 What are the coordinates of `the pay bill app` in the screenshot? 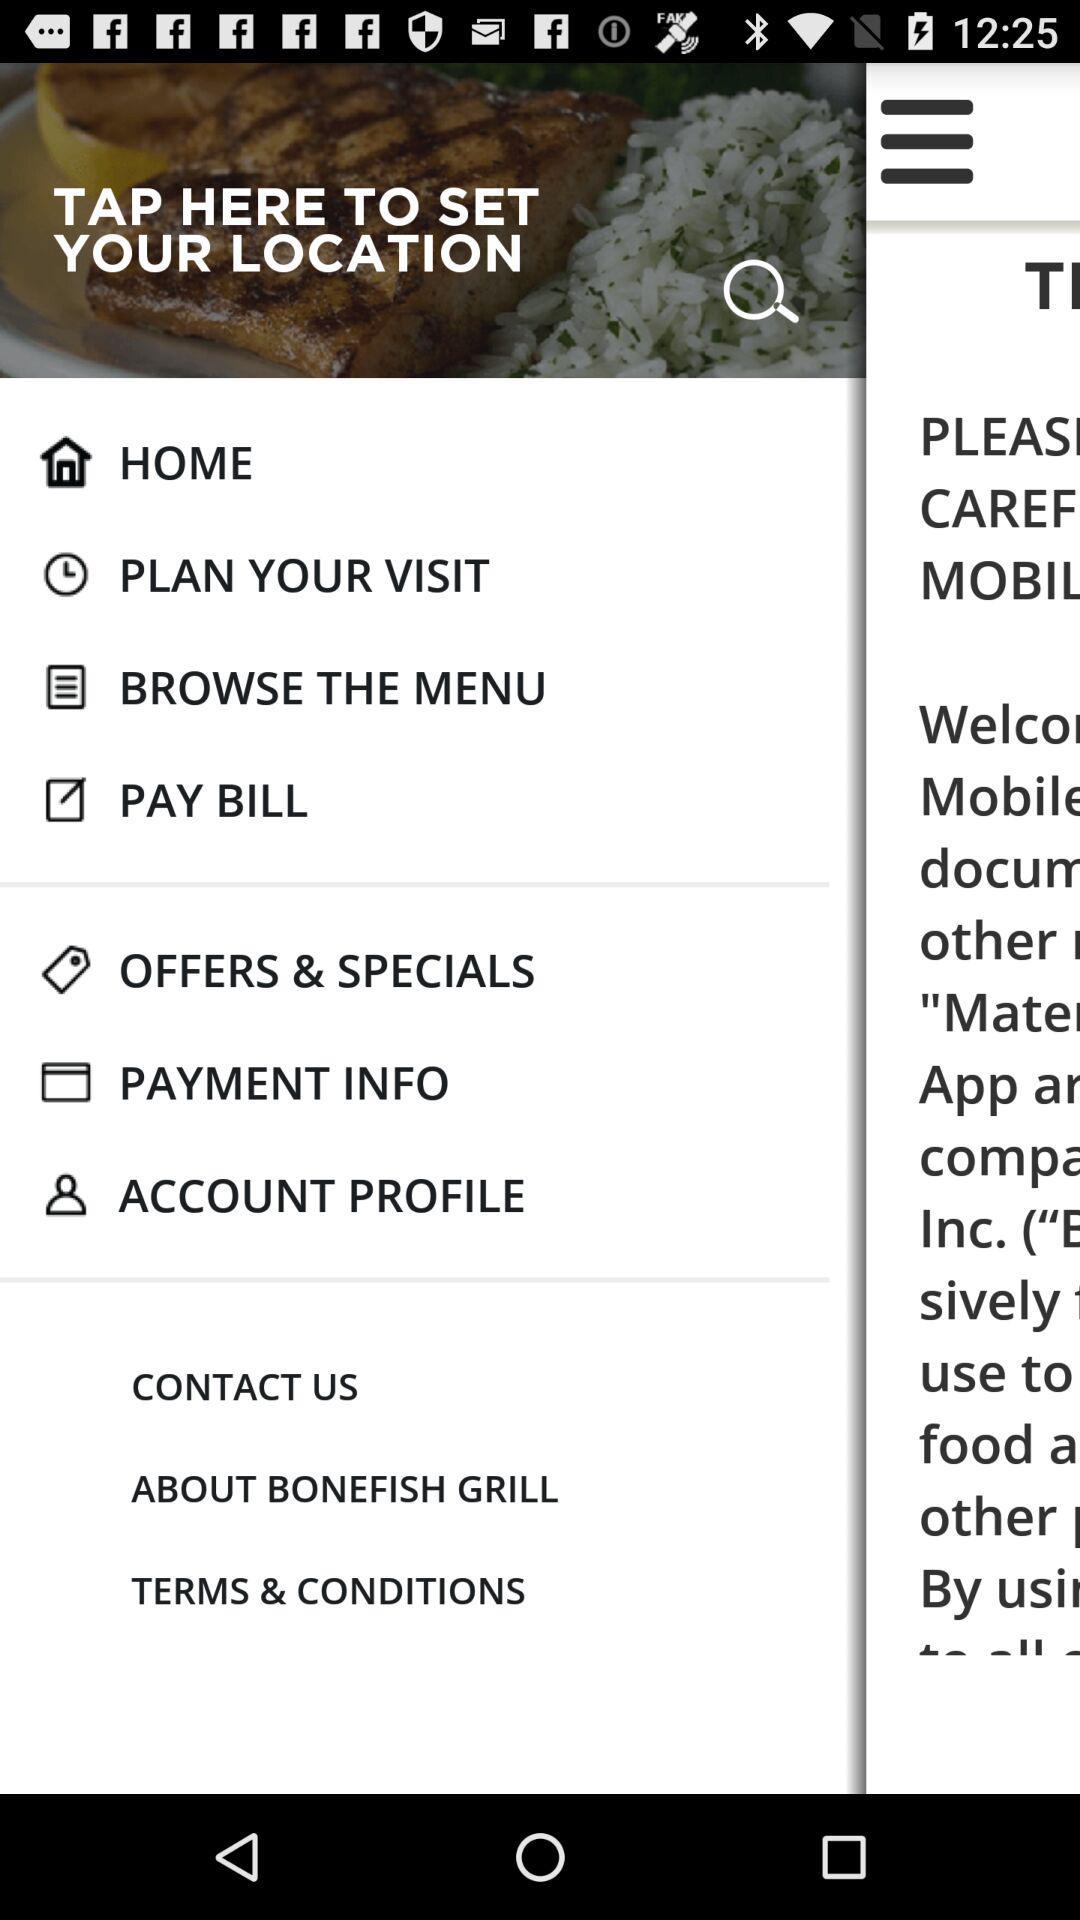 It's located at (213, 798).